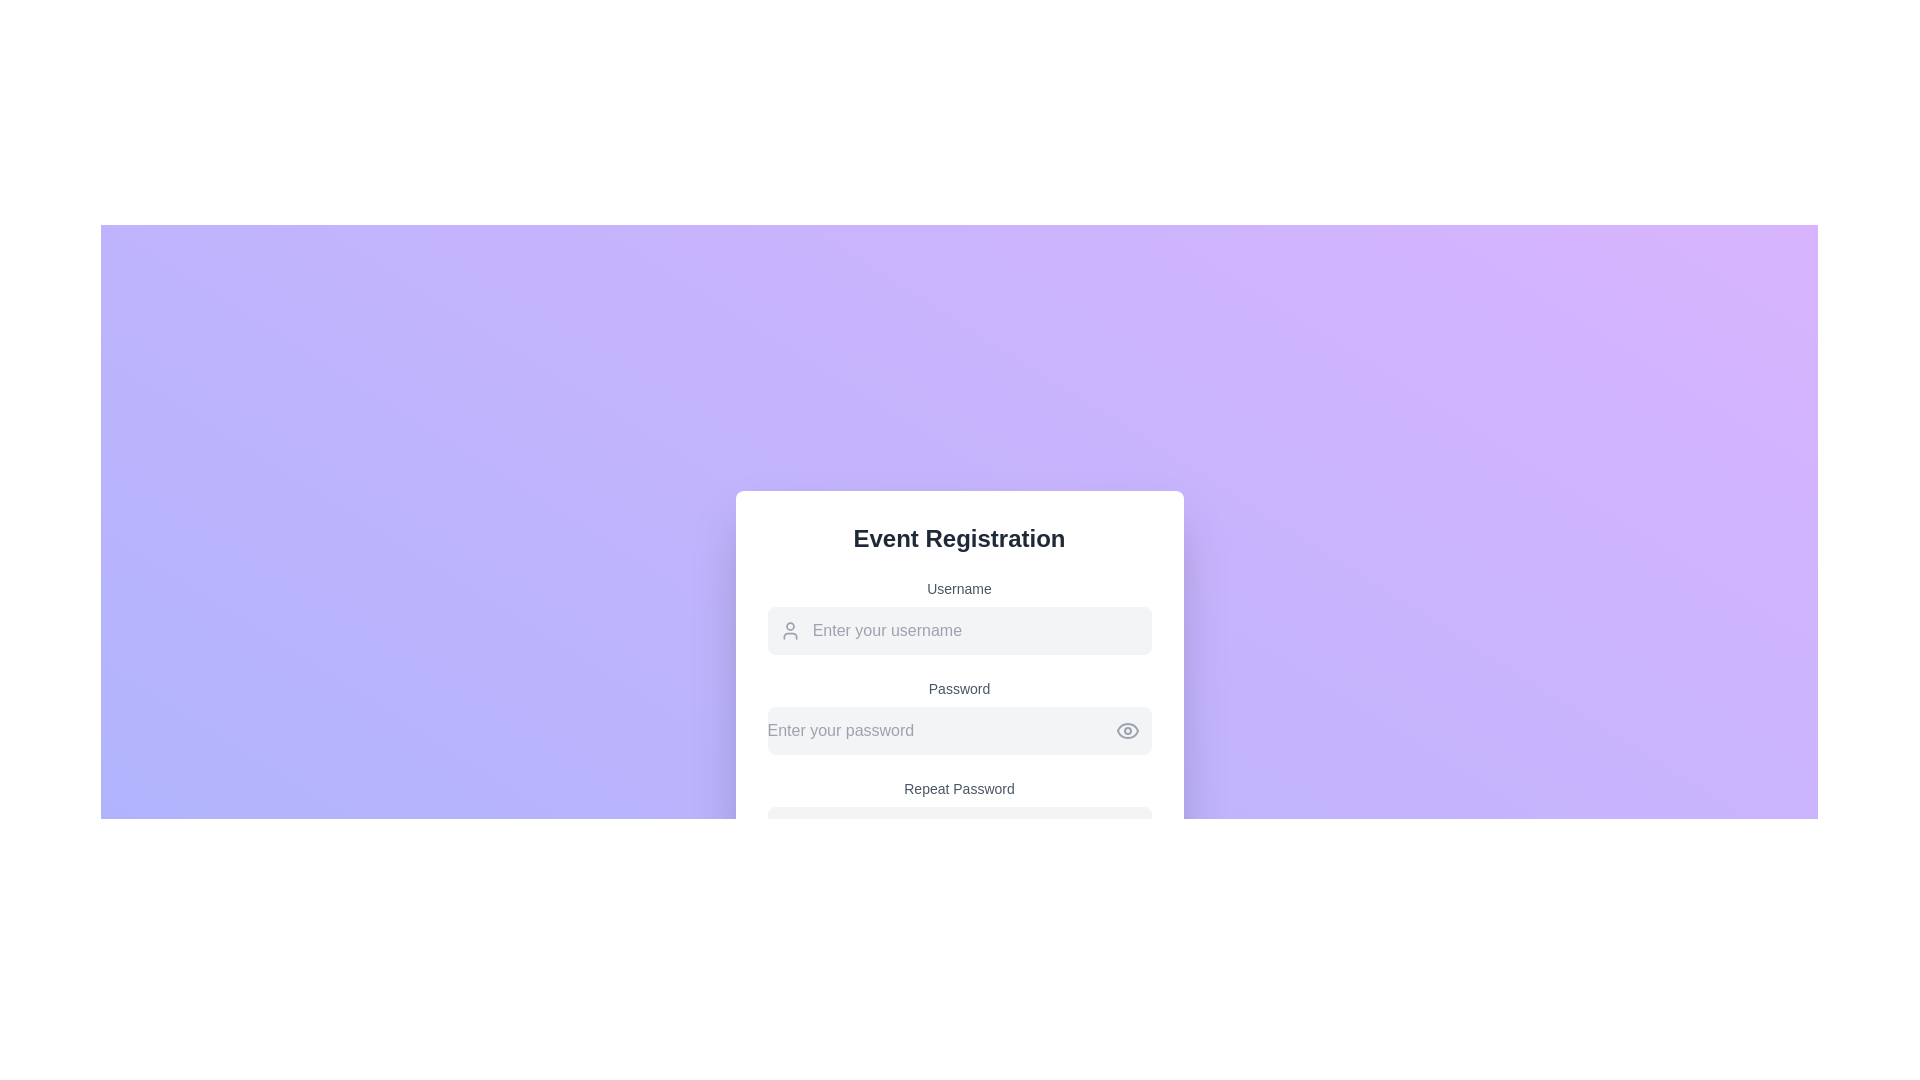  What do you see at coordinates (789, 631) in the screenshot?
I see `the user icon, which is a circular head and shoulders outline in gray, positioned to the left of the username input field` at bounding box center [789, 631].